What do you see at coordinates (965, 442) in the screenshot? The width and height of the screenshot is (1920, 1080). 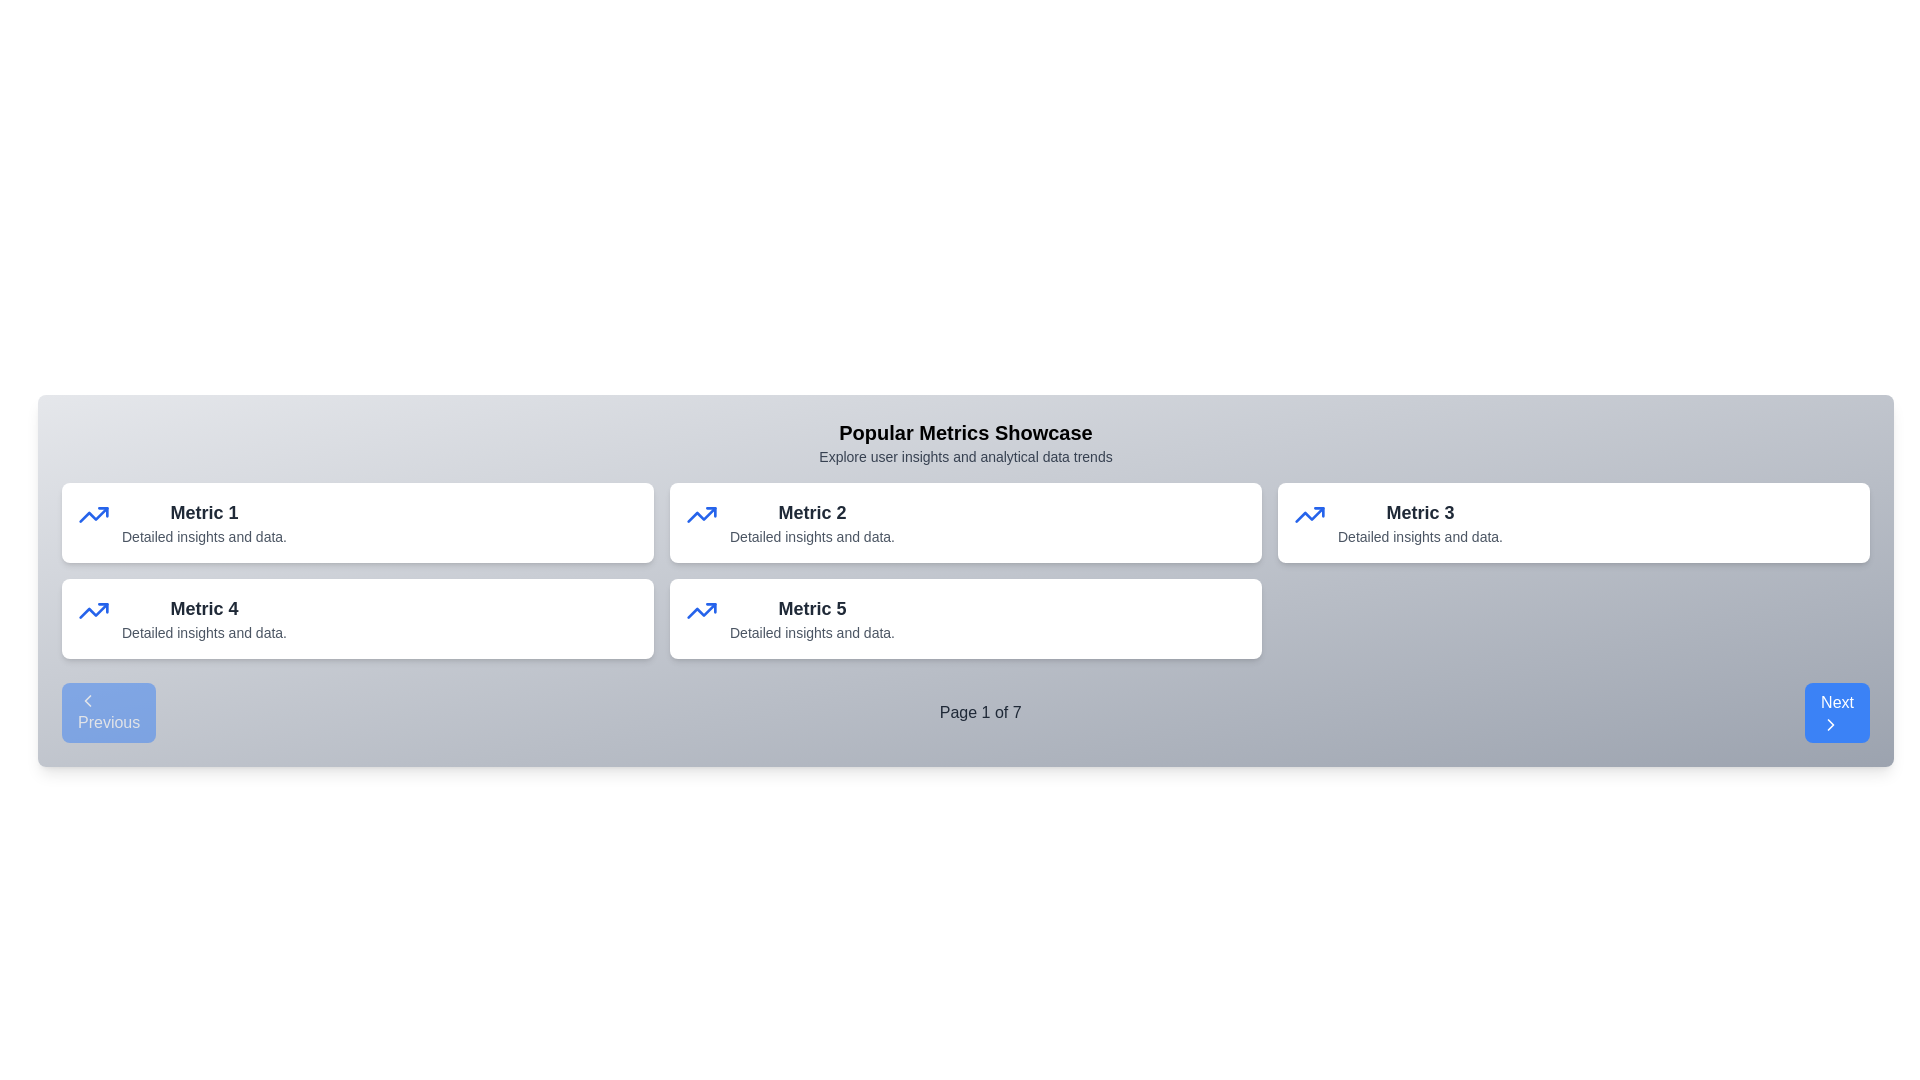 I see `text from the header element titled 'Popular Metrics Showcase' with the subtitle 'Explore user insights and analytical data trends'` at bounding box center [965, 442].